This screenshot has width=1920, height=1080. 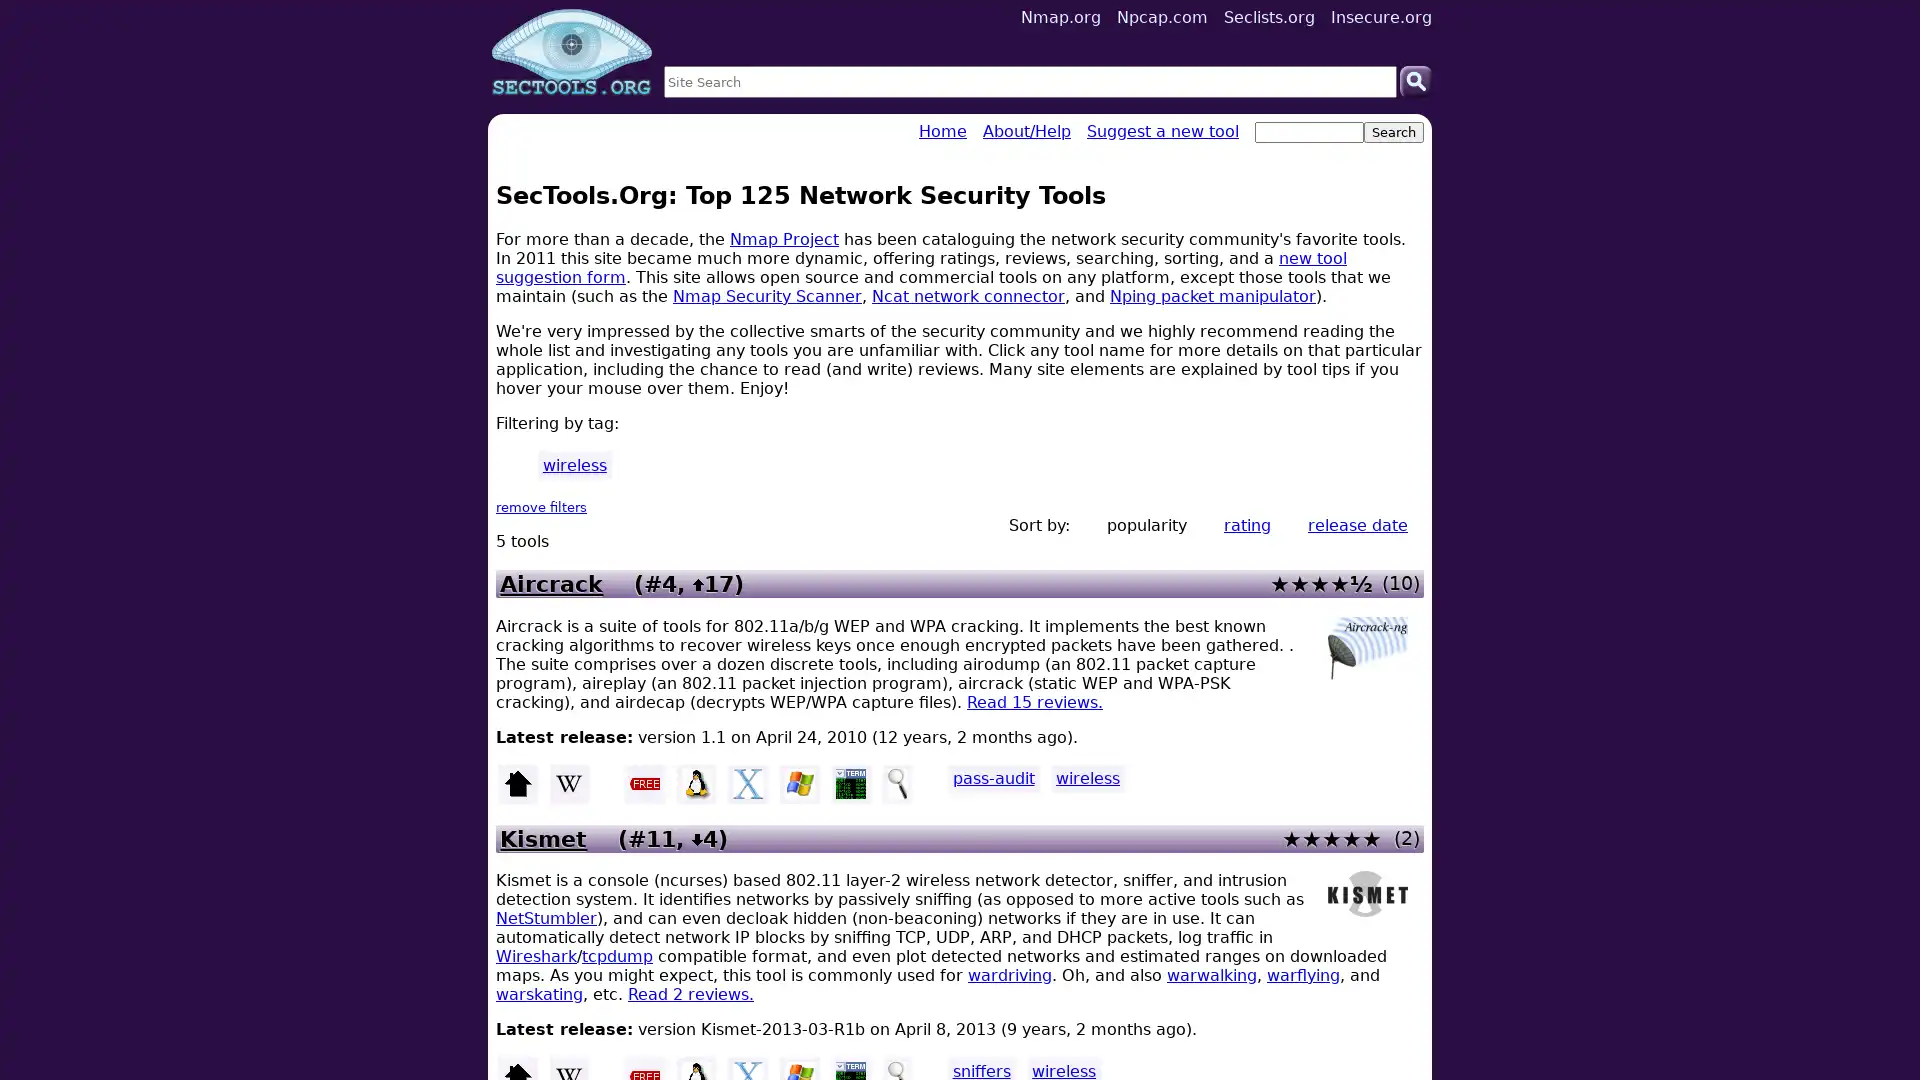 I want to click on Search, so click(x=1392, y=132).